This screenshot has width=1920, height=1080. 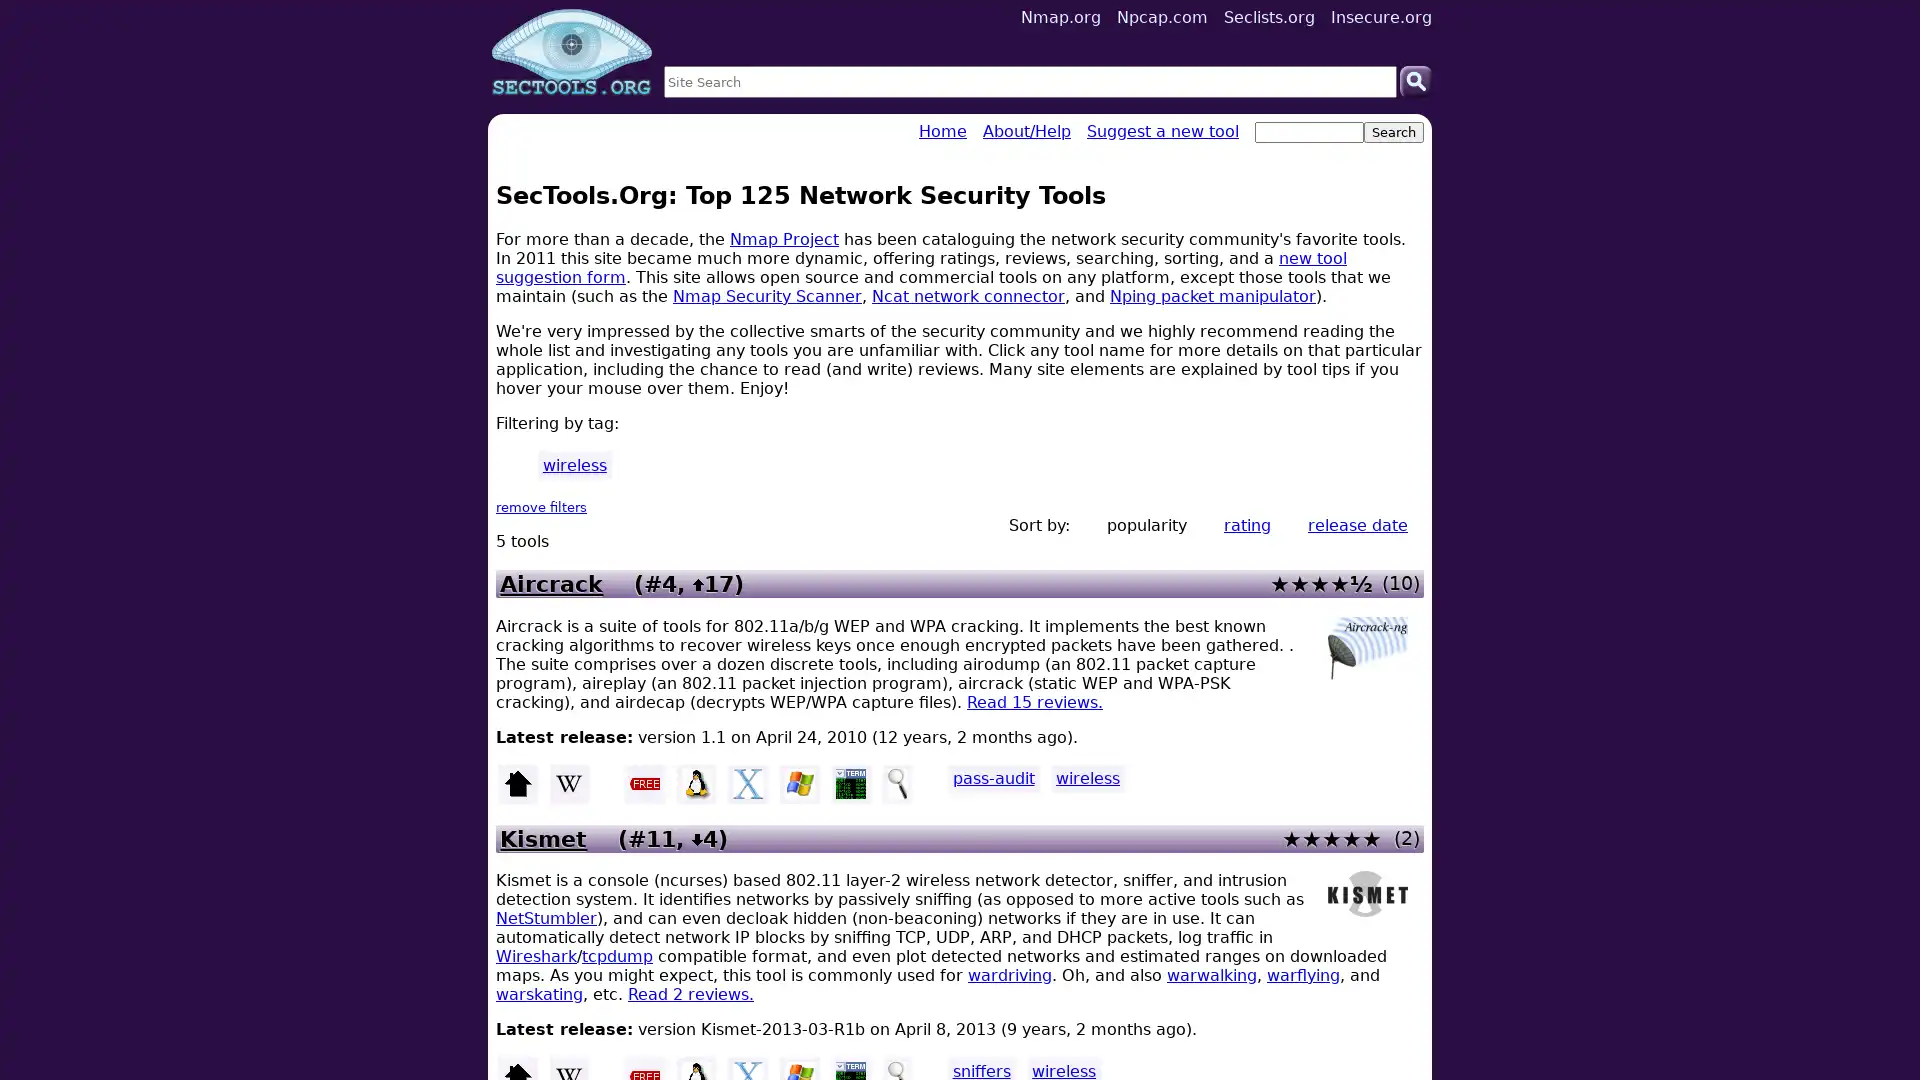 I want to click on Search, so click(x=1392, y=132).